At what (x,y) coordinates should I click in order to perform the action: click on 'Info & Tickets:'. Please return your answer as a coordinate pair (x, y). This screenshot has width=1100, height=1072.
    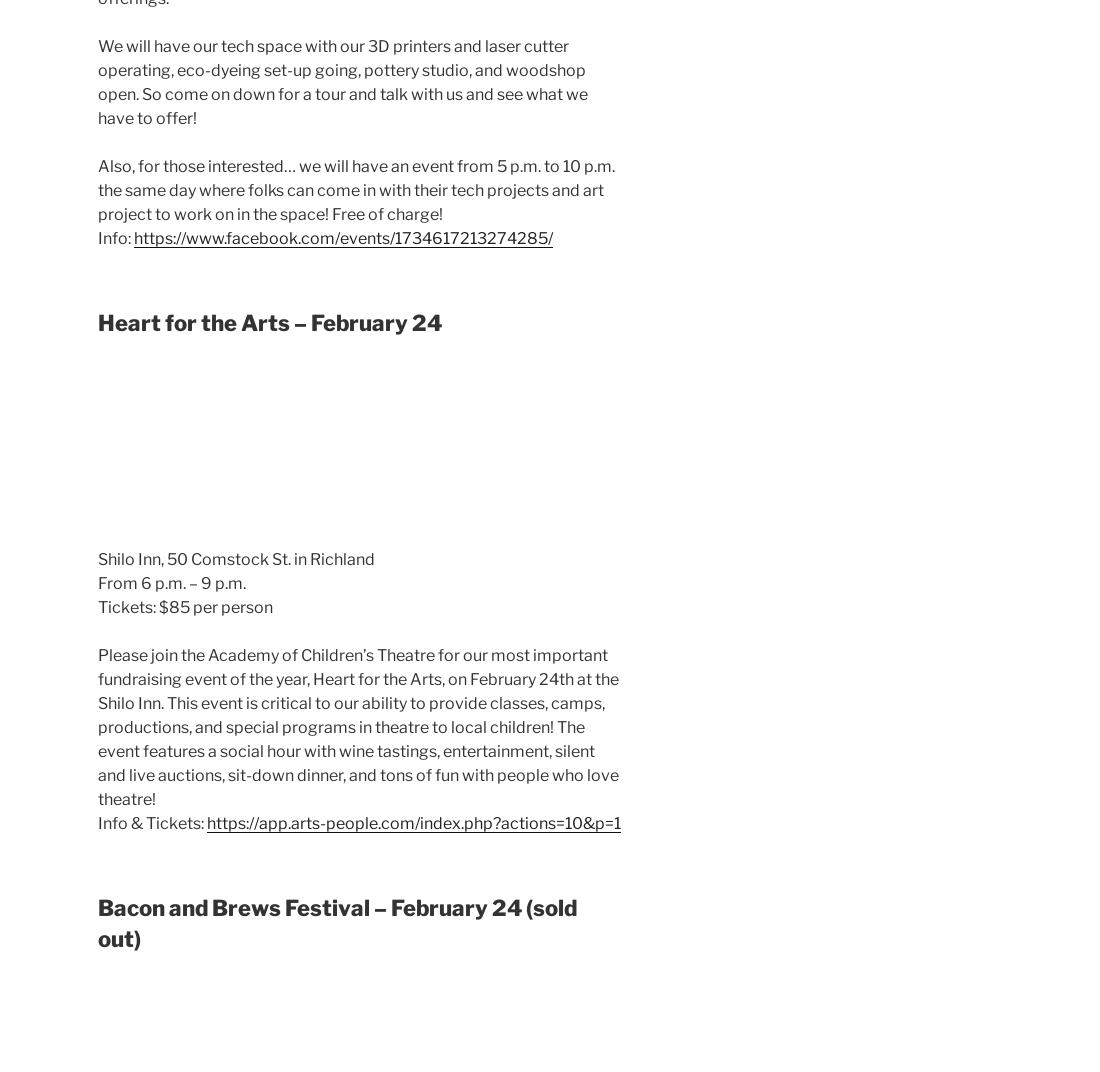
    Looking at the image, I should click on (151, 822).